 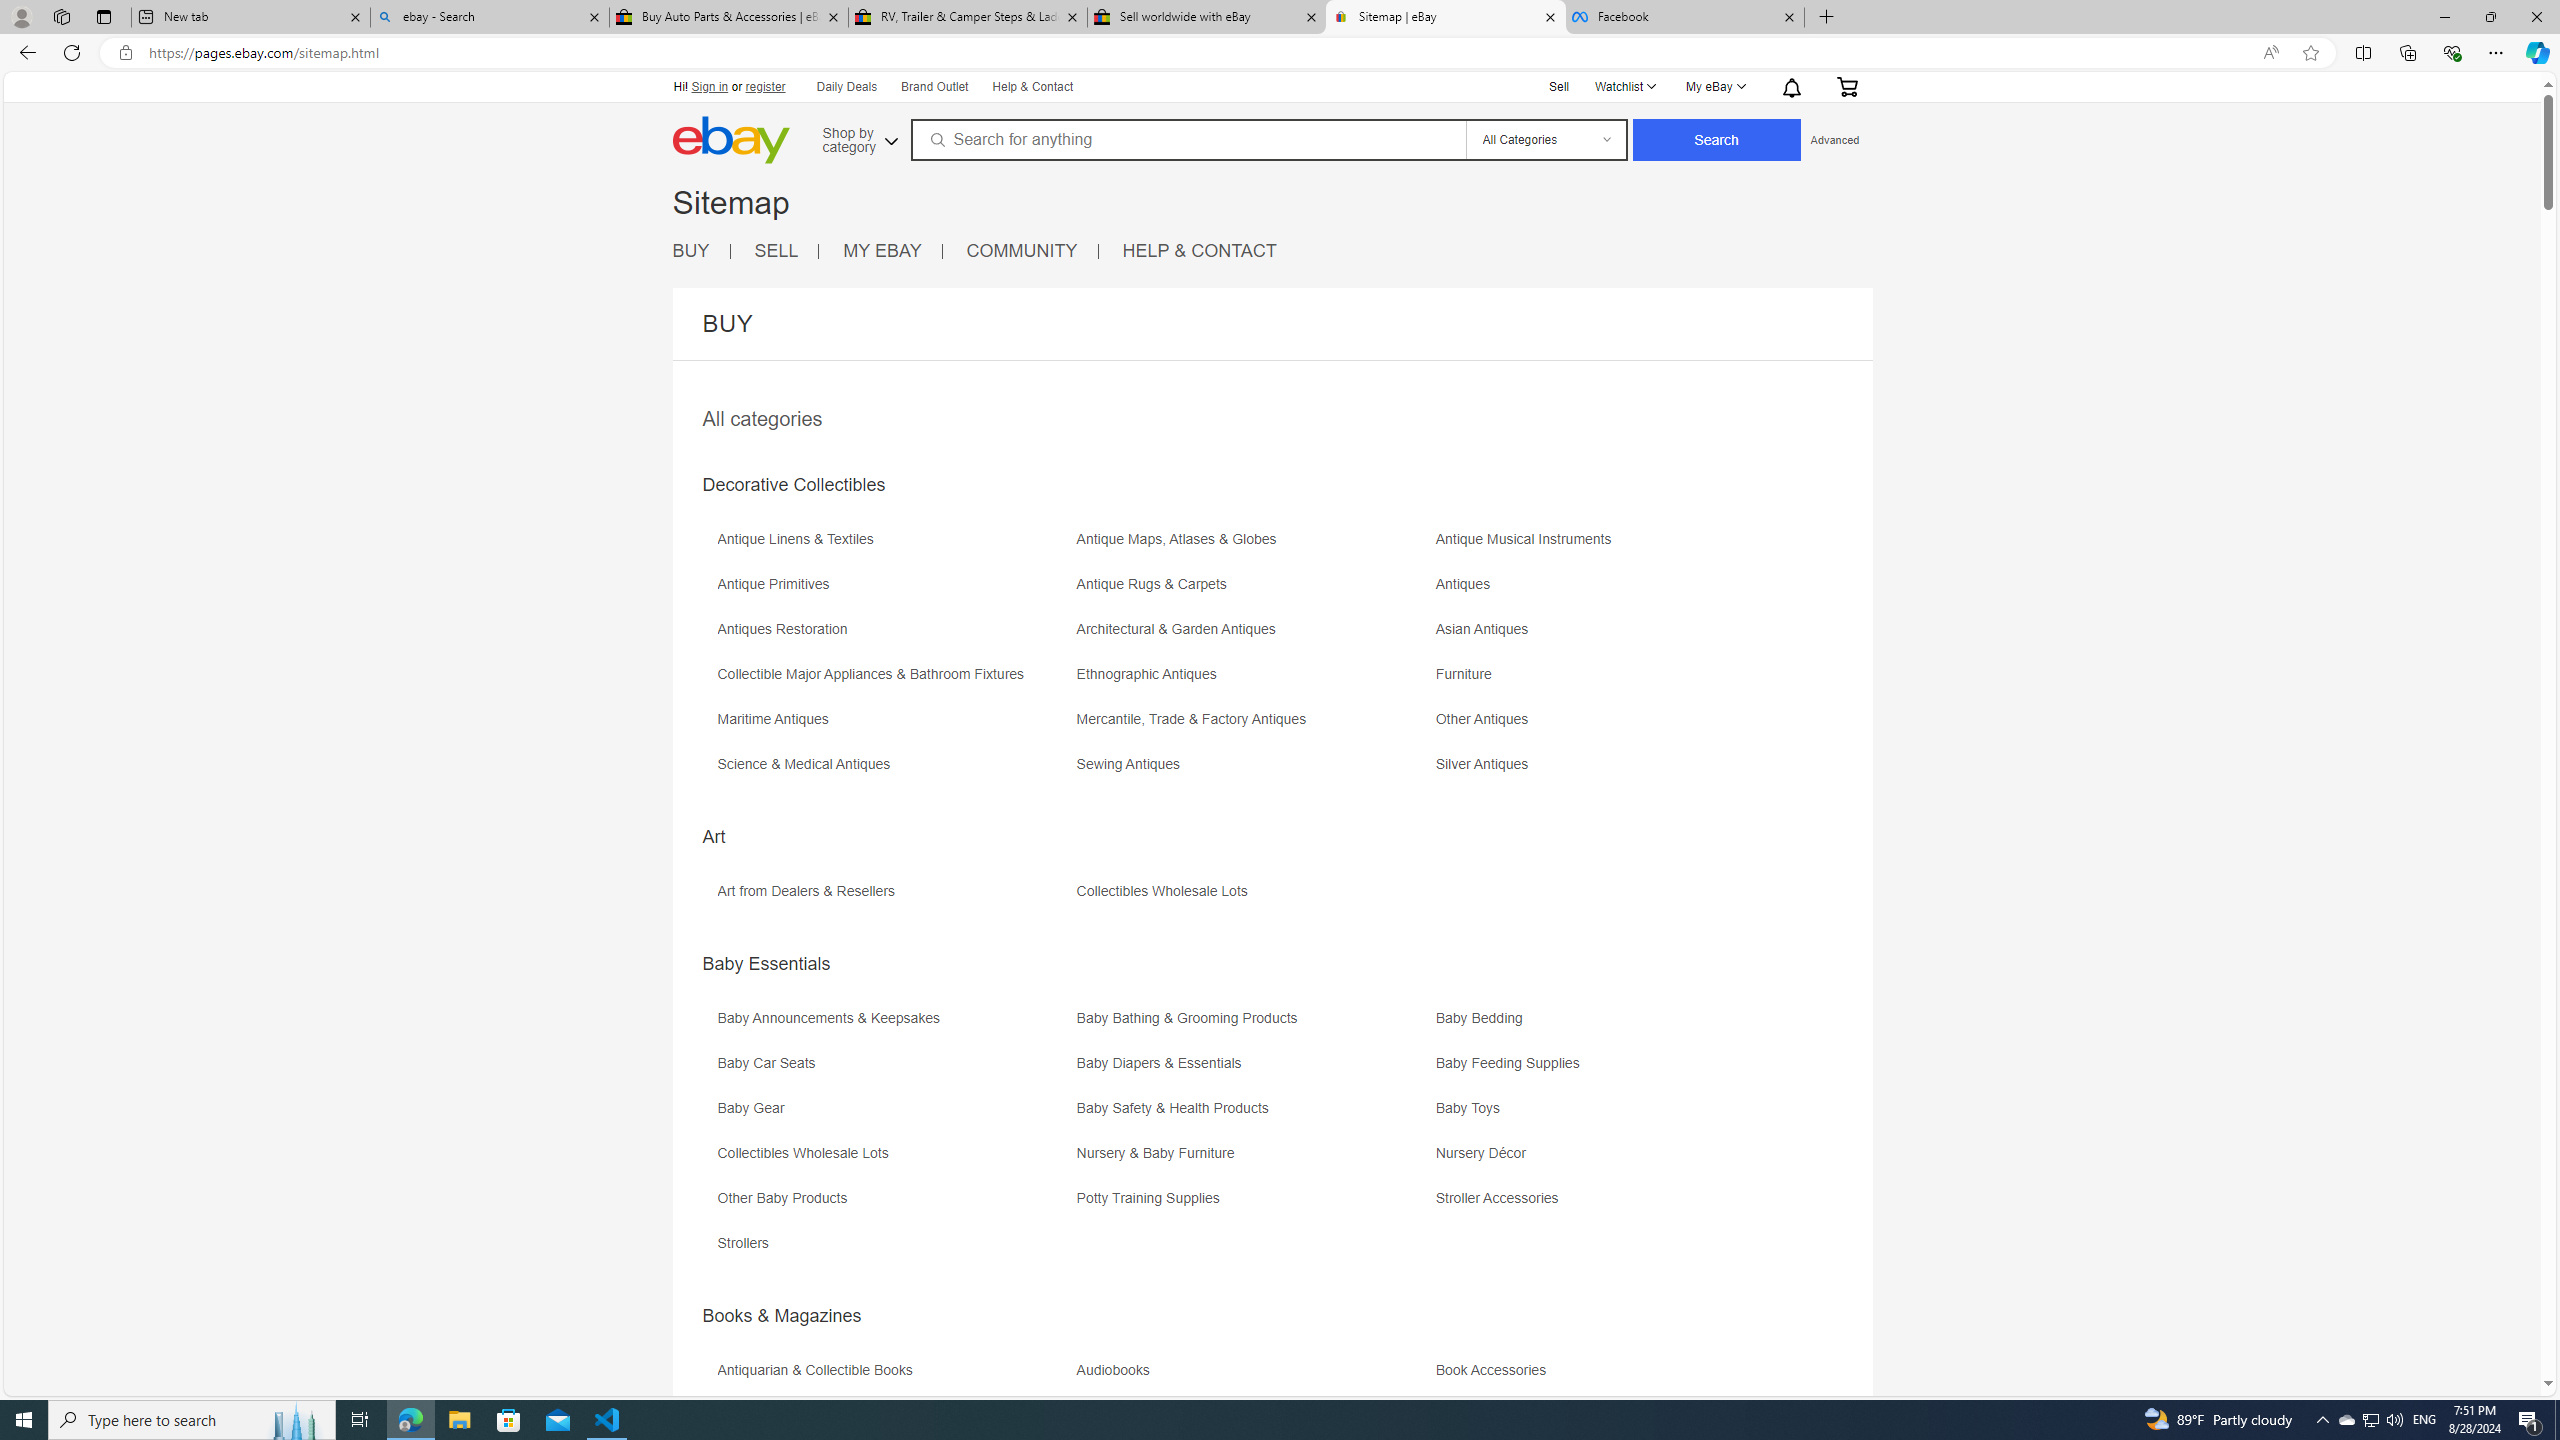 I want to click on 'Nursery & Baby Furniture', so click(x=1158, y=1152).